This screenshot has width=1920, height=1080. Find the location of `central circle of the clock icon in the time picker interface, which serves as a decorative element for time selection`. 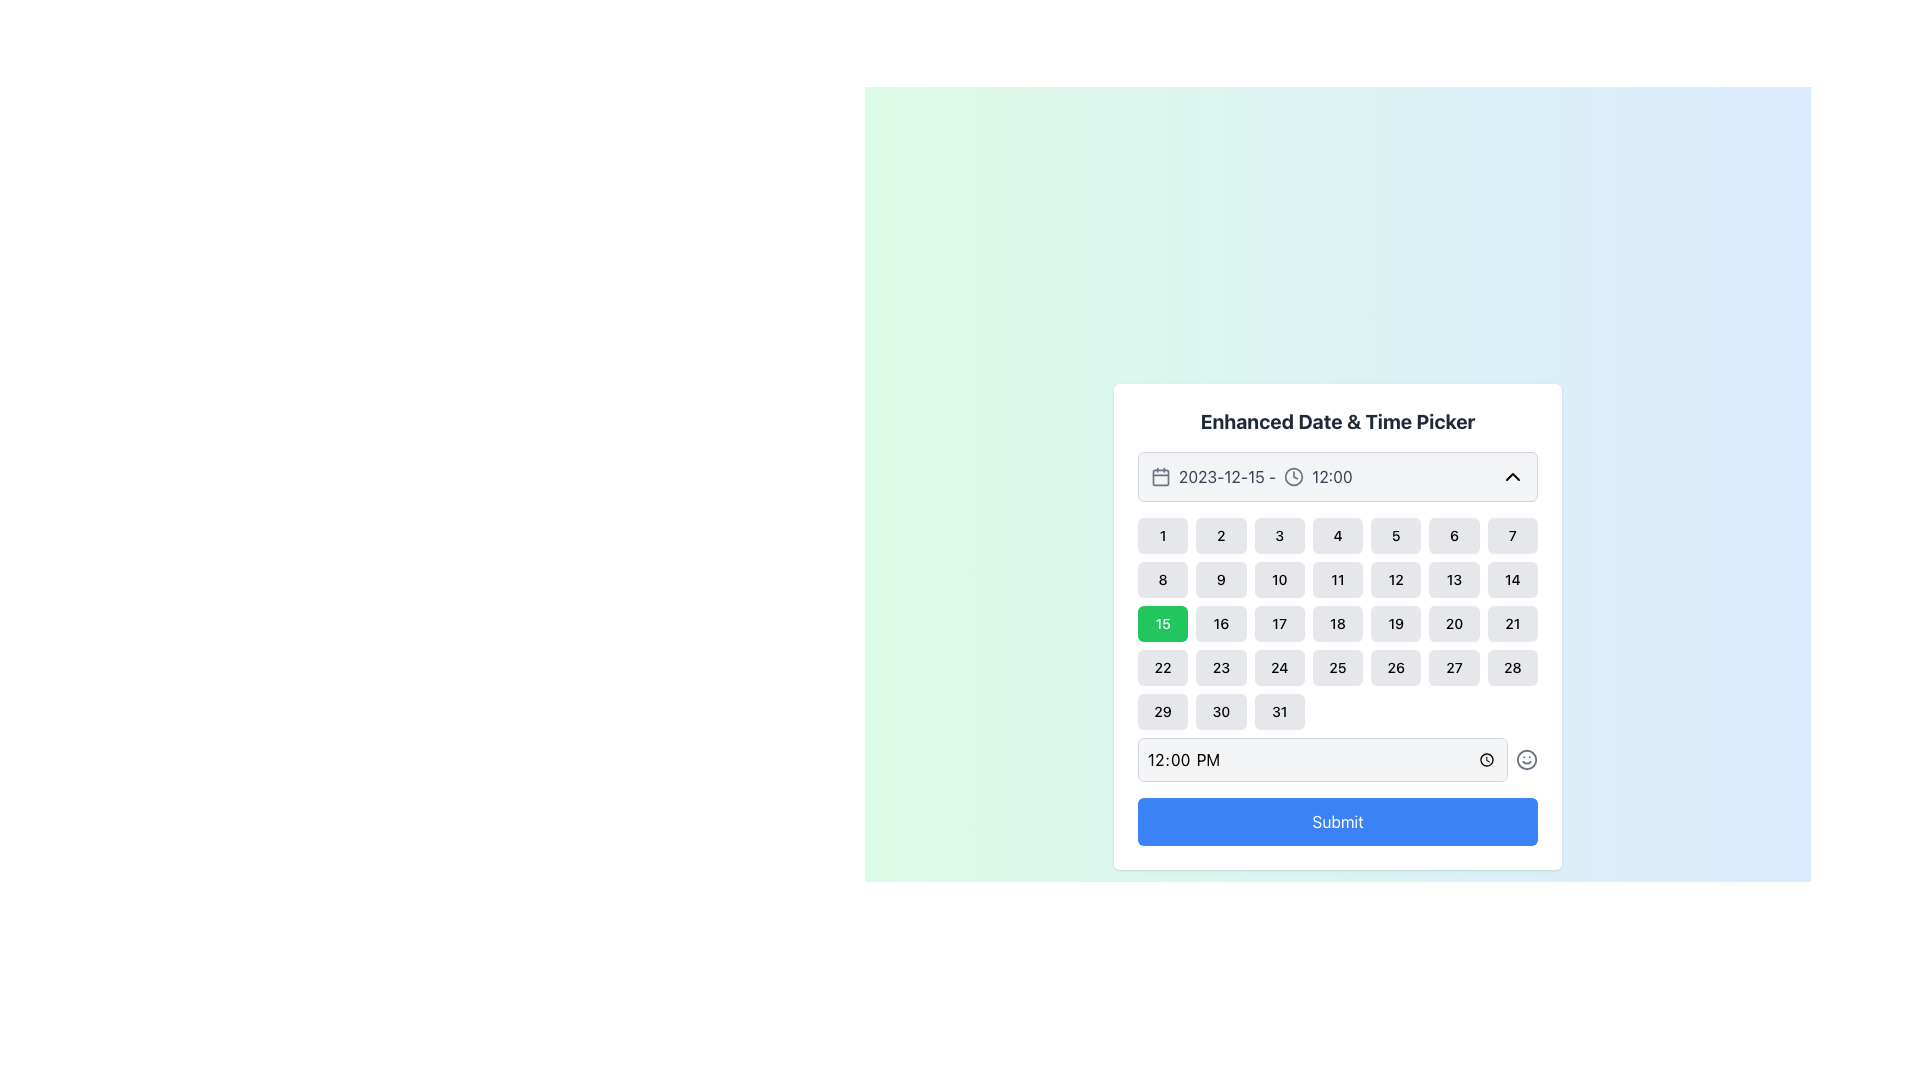

central circle of the clock icon in the time picker interface, which serves as a decorative element for time selection is located at coordinates (1294, 477).